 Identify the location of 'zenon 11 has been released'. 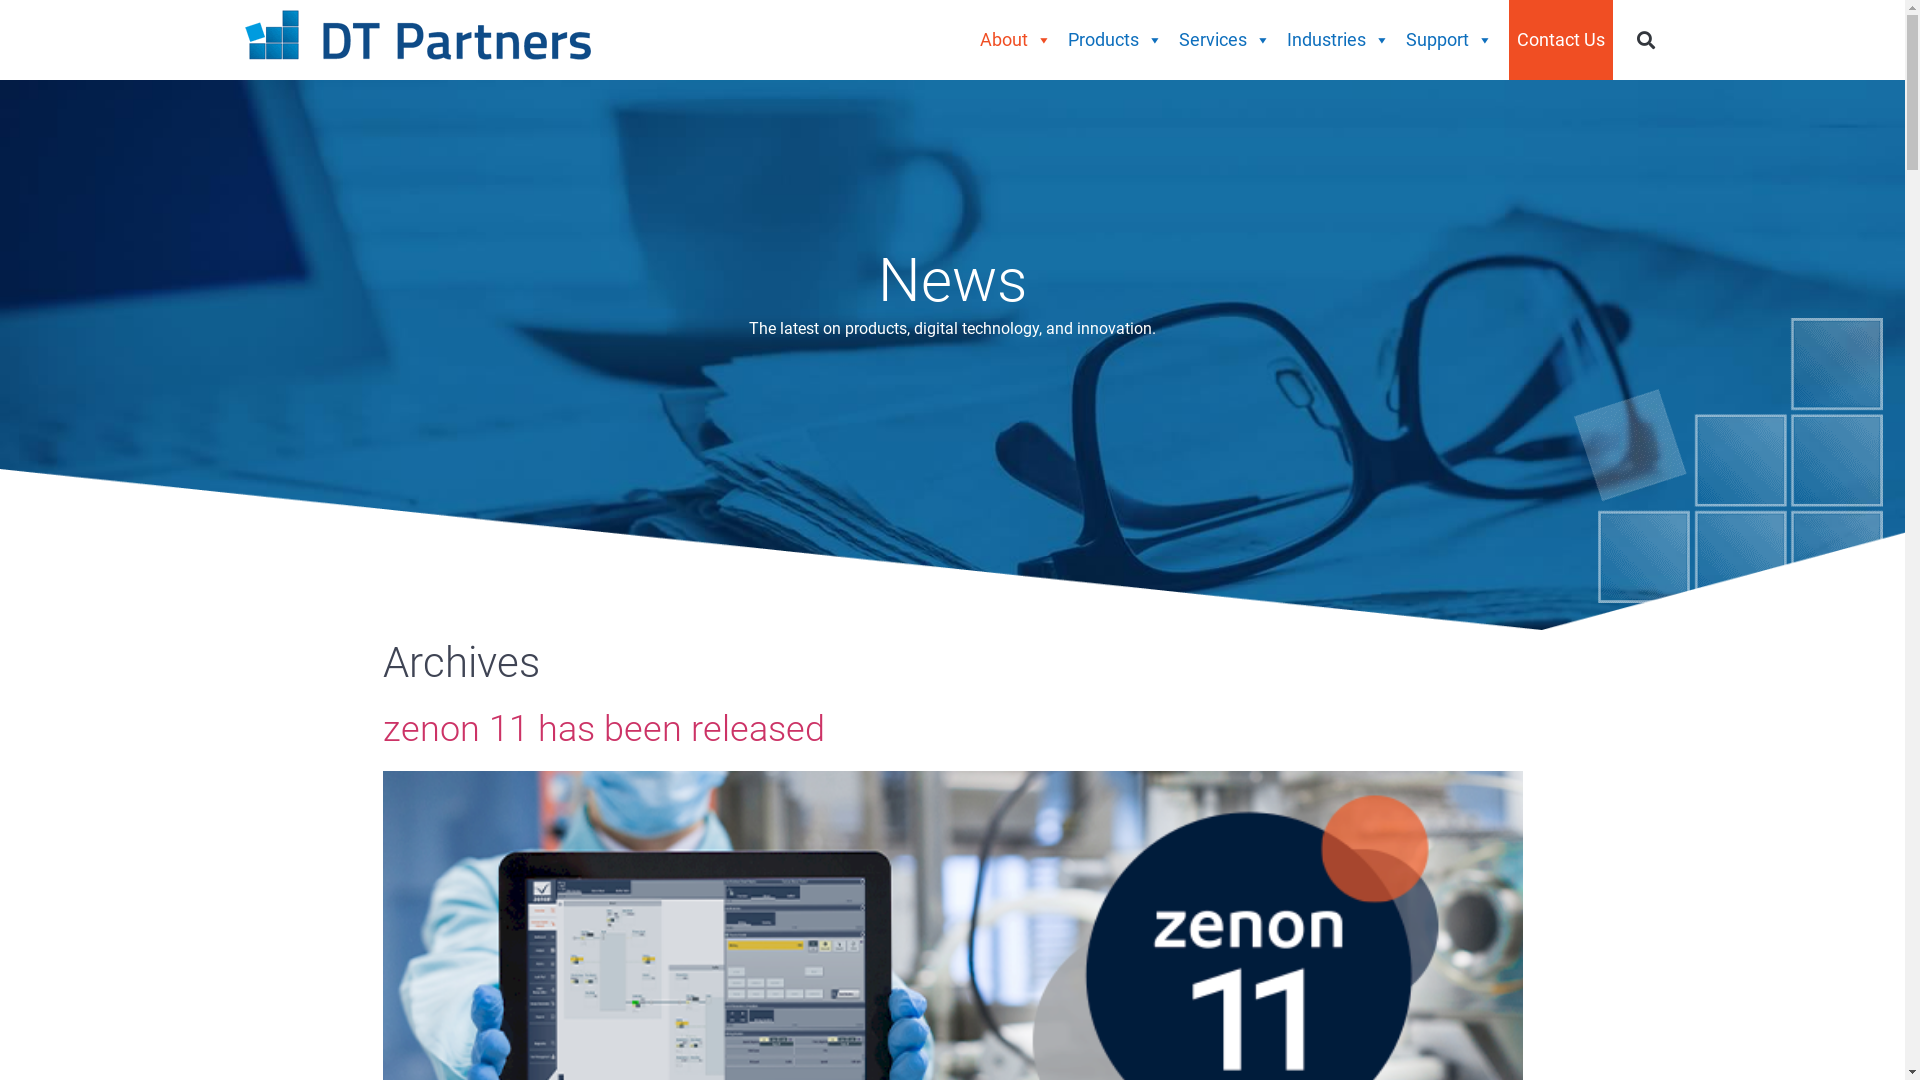
(602, 729).